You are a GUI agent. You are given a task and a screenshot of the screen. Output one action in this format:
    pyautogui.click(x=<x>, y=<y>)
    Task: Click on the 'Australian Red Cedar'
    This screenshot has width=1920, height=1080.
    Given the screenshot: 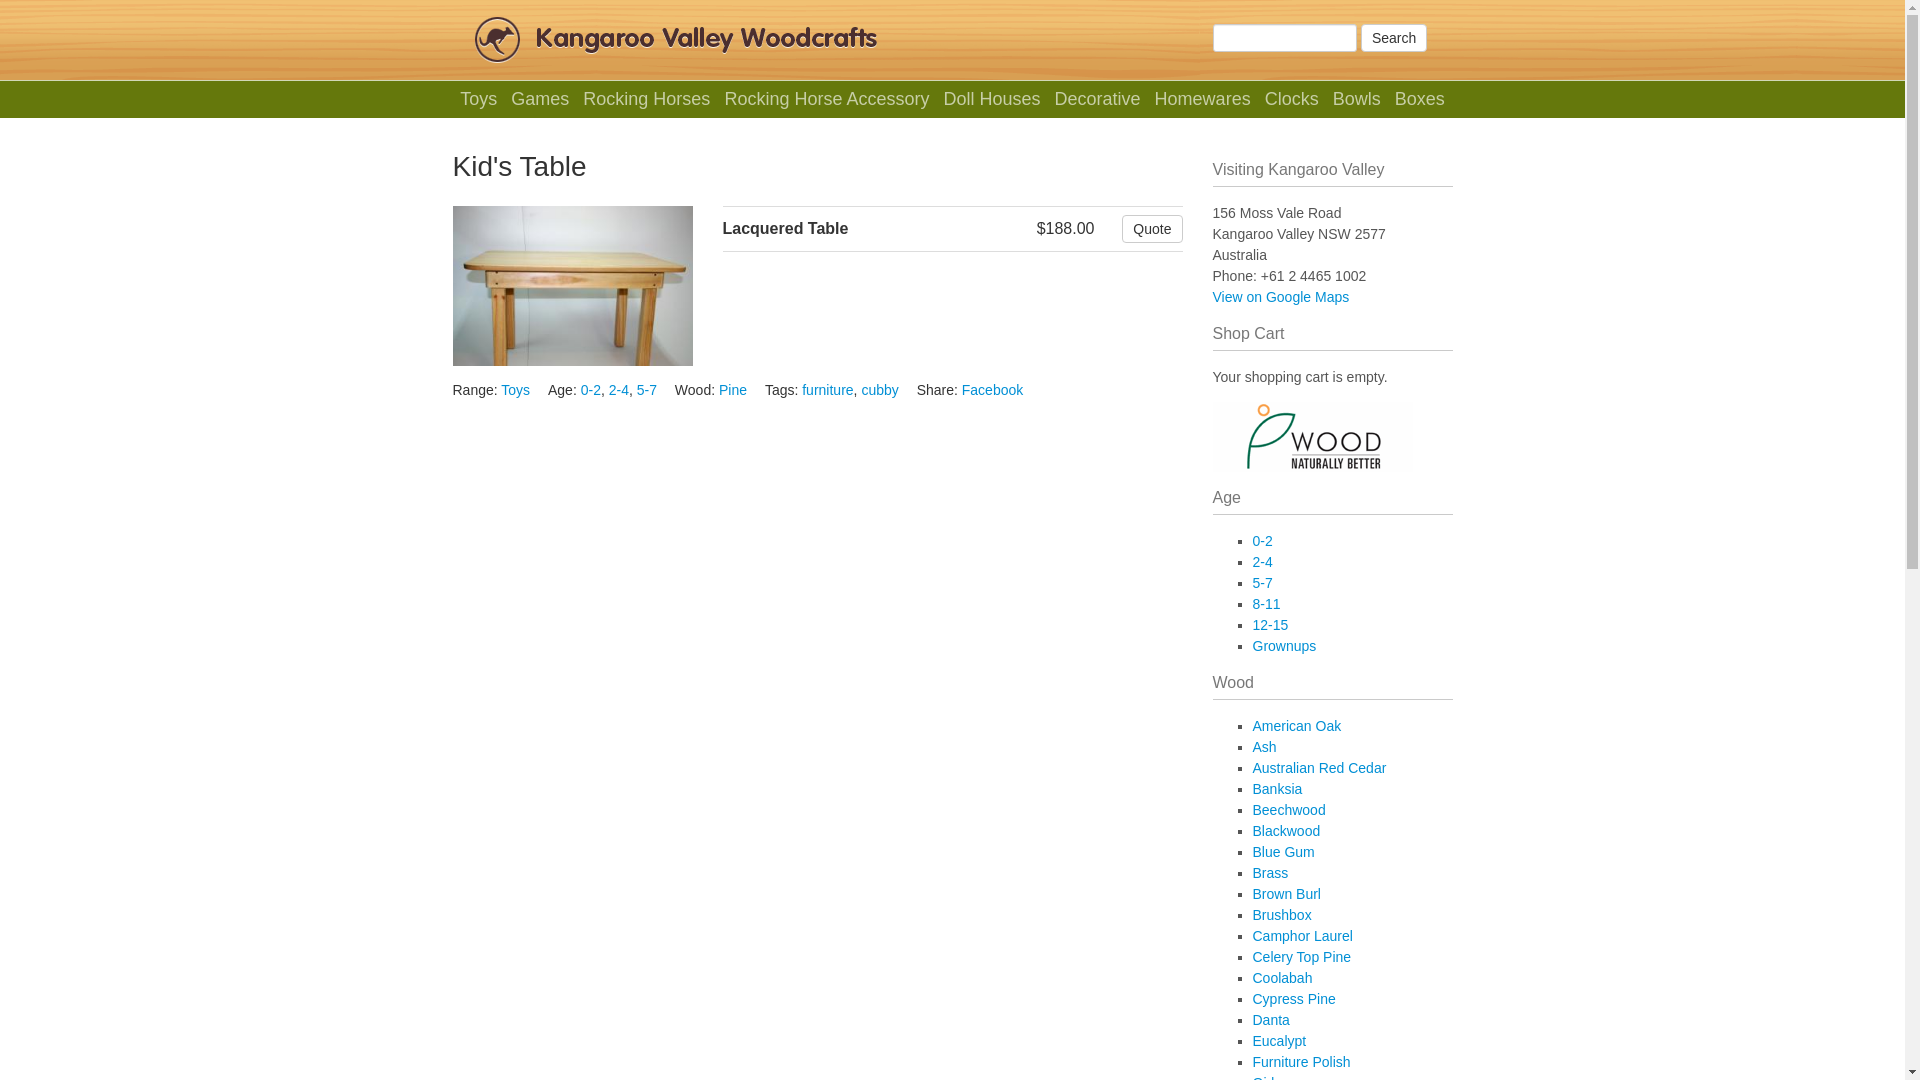 What is the action you would take?
    pyautogui.click(x=1251, y=766)
    